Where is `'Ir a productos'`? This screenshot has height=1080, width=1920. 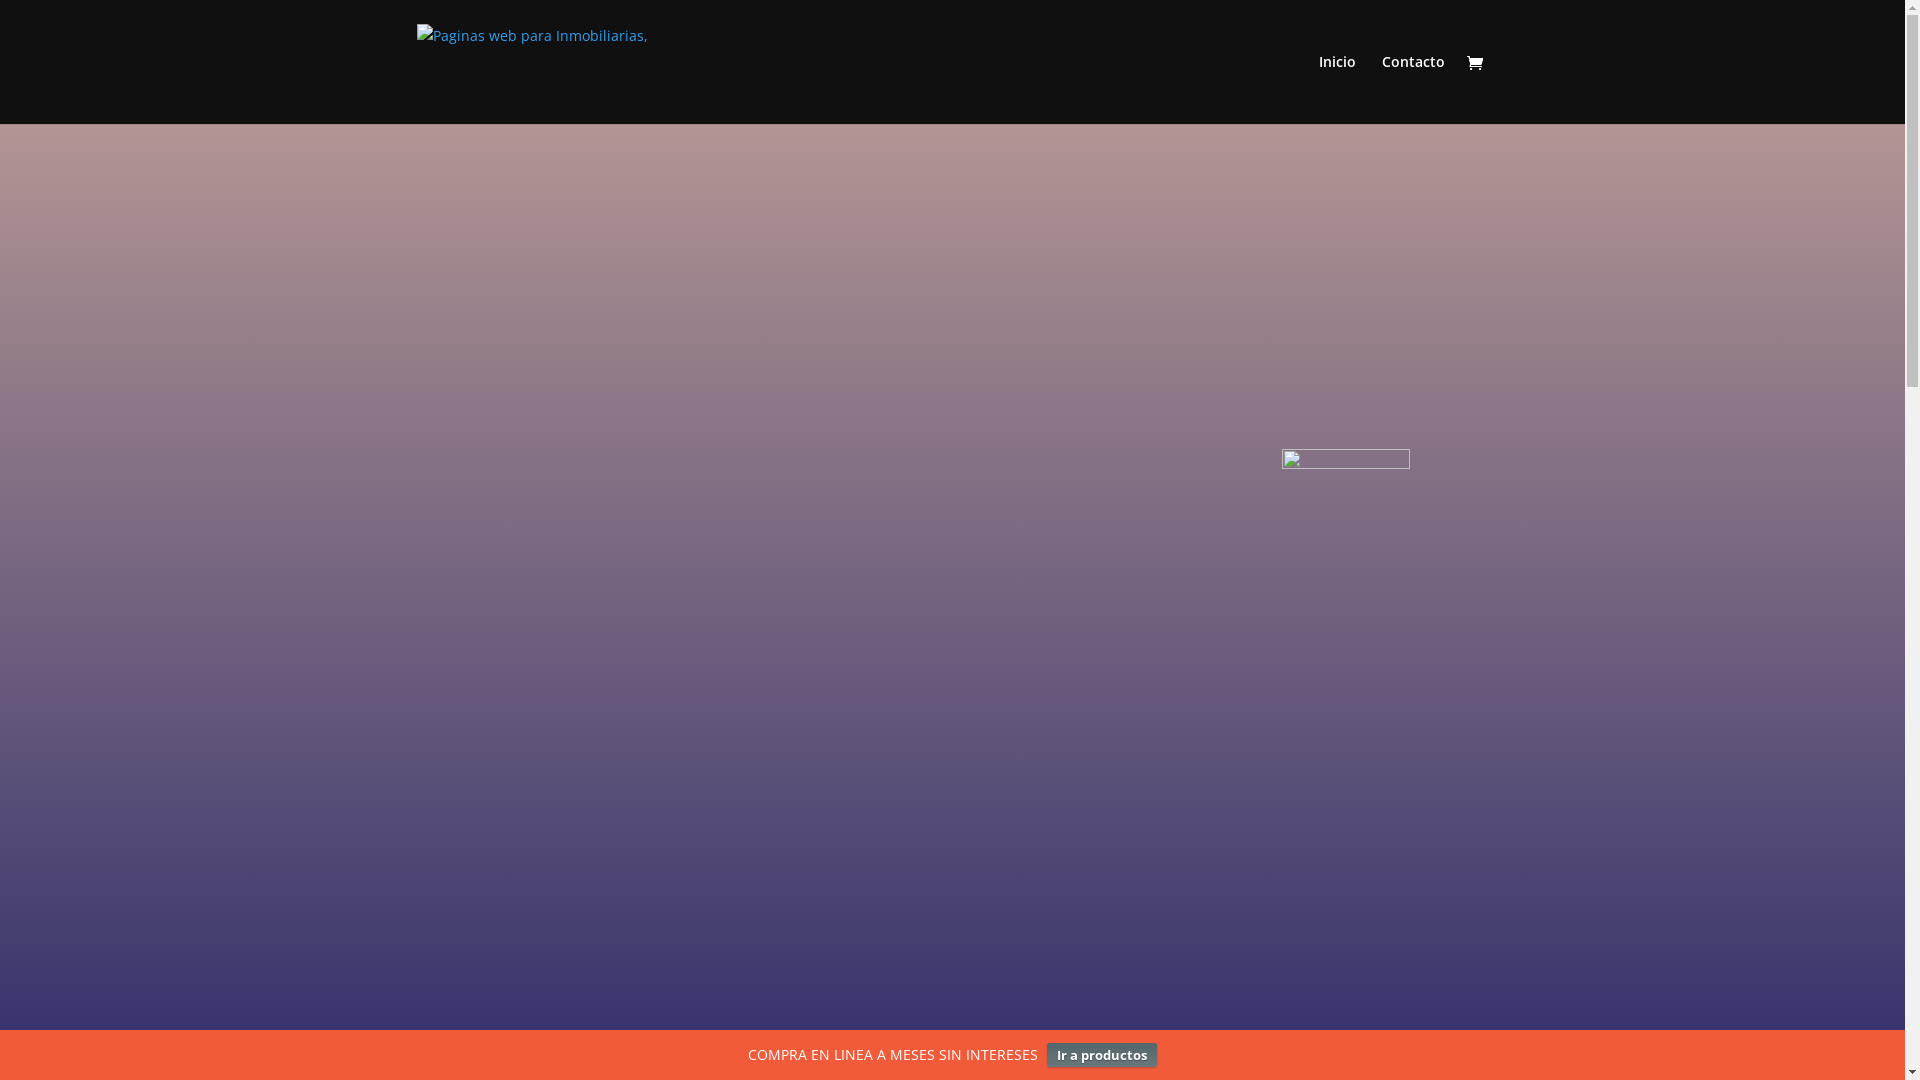 'Ir a productos' is located at coordinates (1101, 1054).